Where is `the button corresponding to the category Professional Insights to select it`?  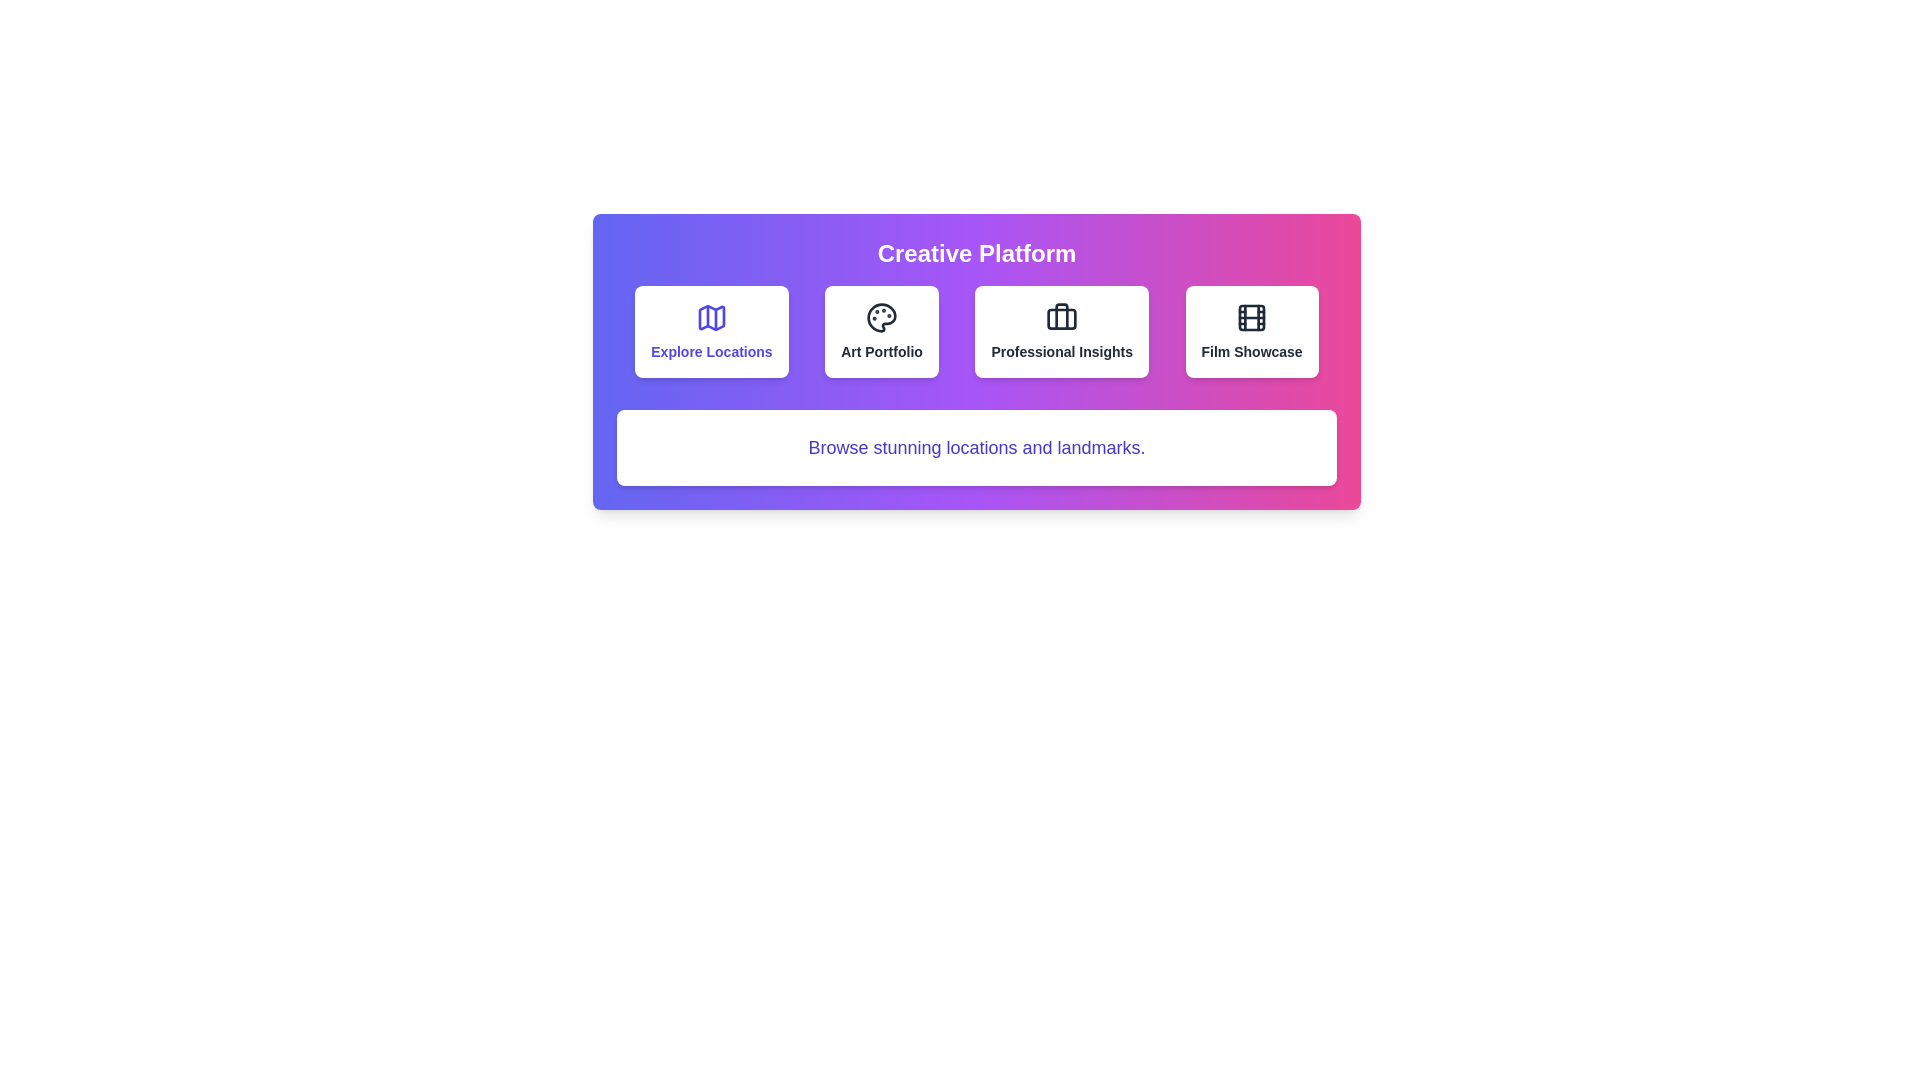
the button corresponding to the category Professional Insights to select it is located at coordinates (1061, 330).